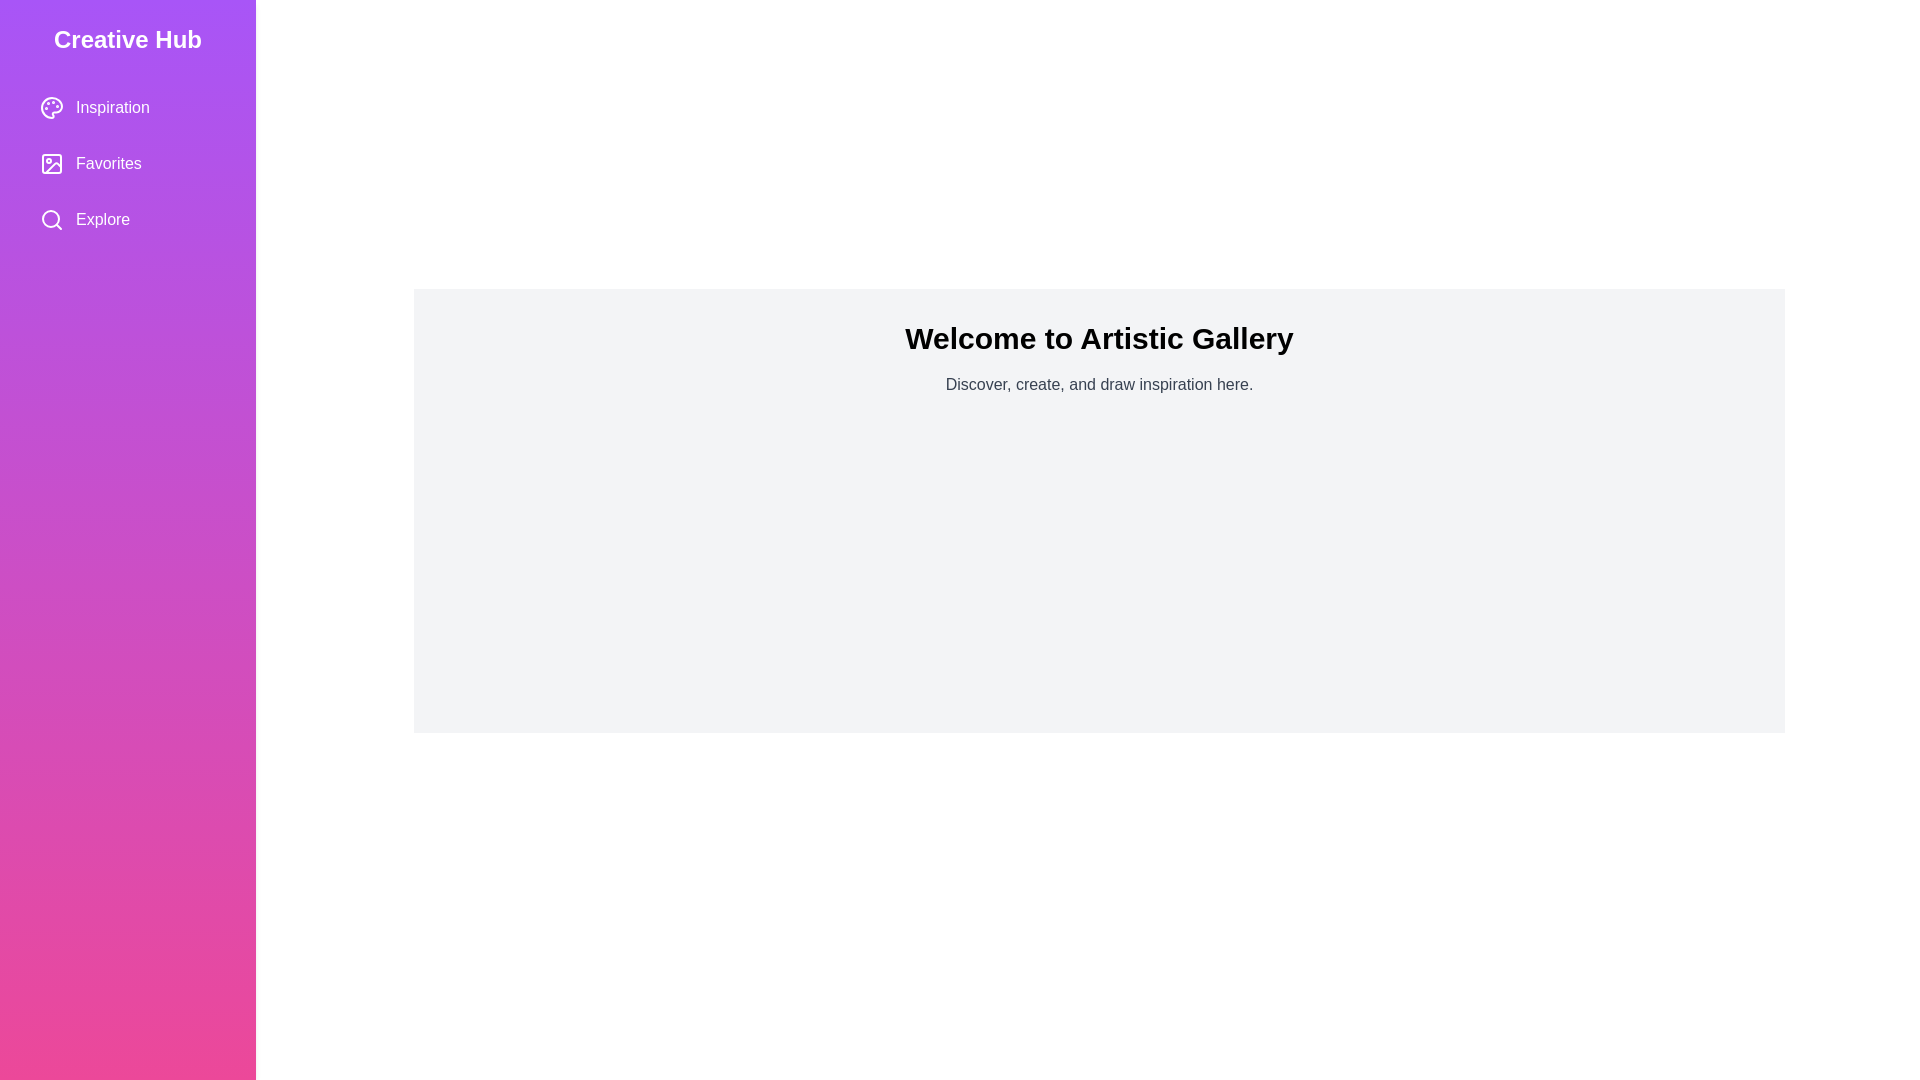 The width and height of the screenshot is (1920, 1080). Describe the element at coordinates (127, 219) in the screenshot. I see `the category Explore from the menu` at that location.